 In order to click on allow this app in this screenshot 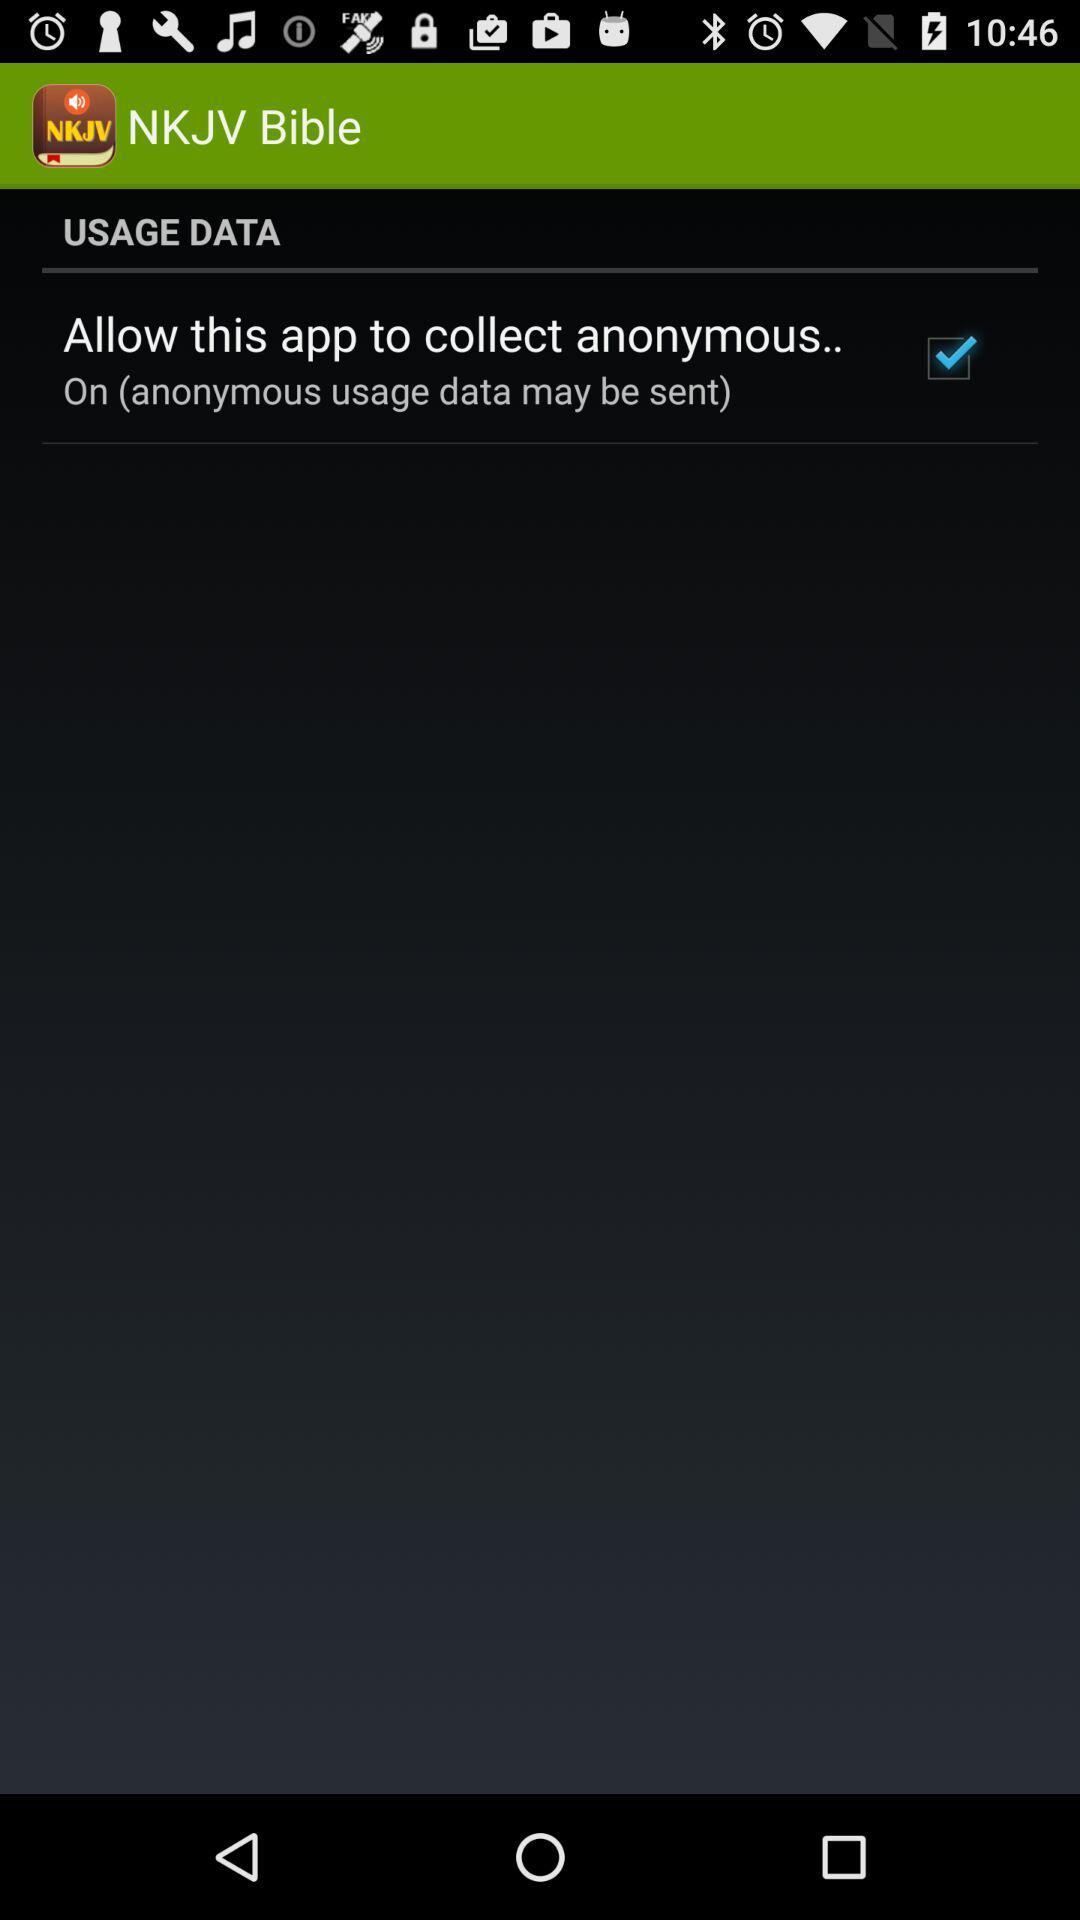, I will do `click(463, 333)`.